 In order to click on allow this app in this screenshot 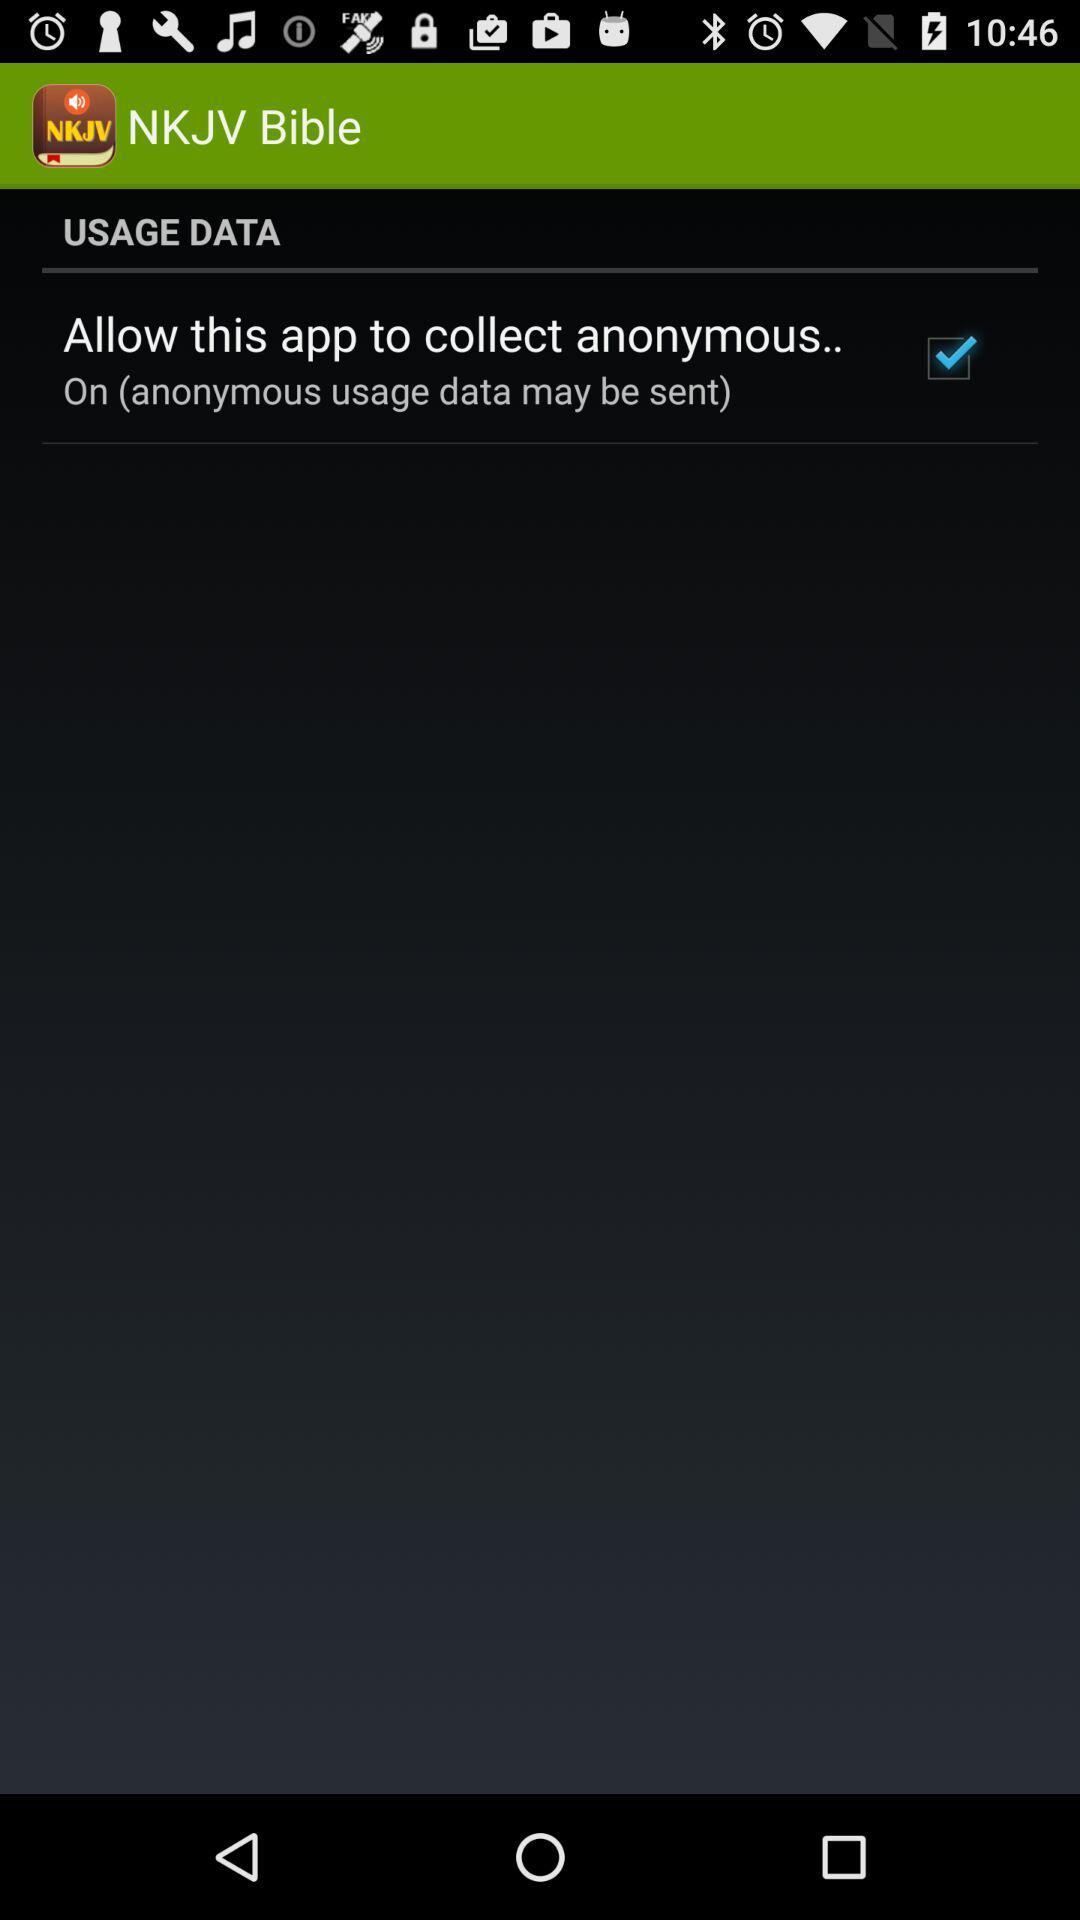, I will do `click(463, 333)`.